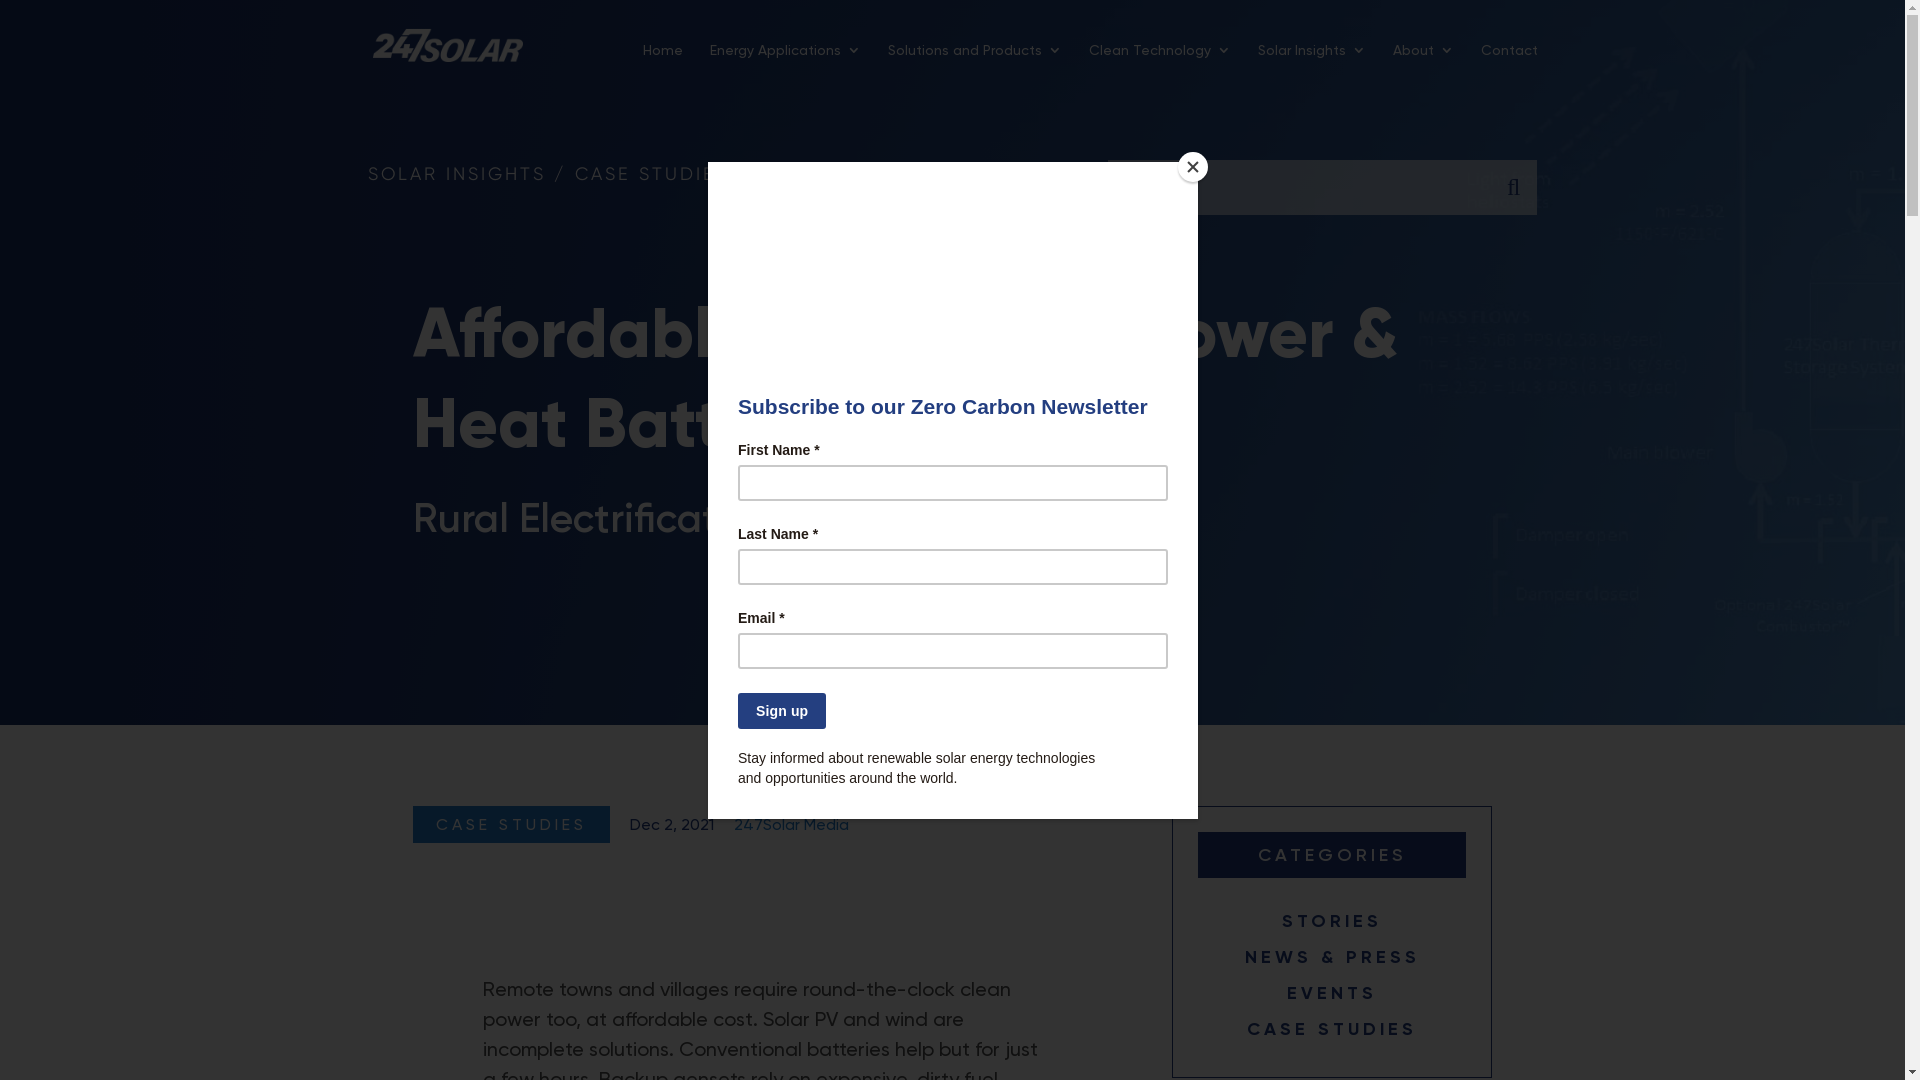  I want to click on 'Energy Applications', so click(710, 65).